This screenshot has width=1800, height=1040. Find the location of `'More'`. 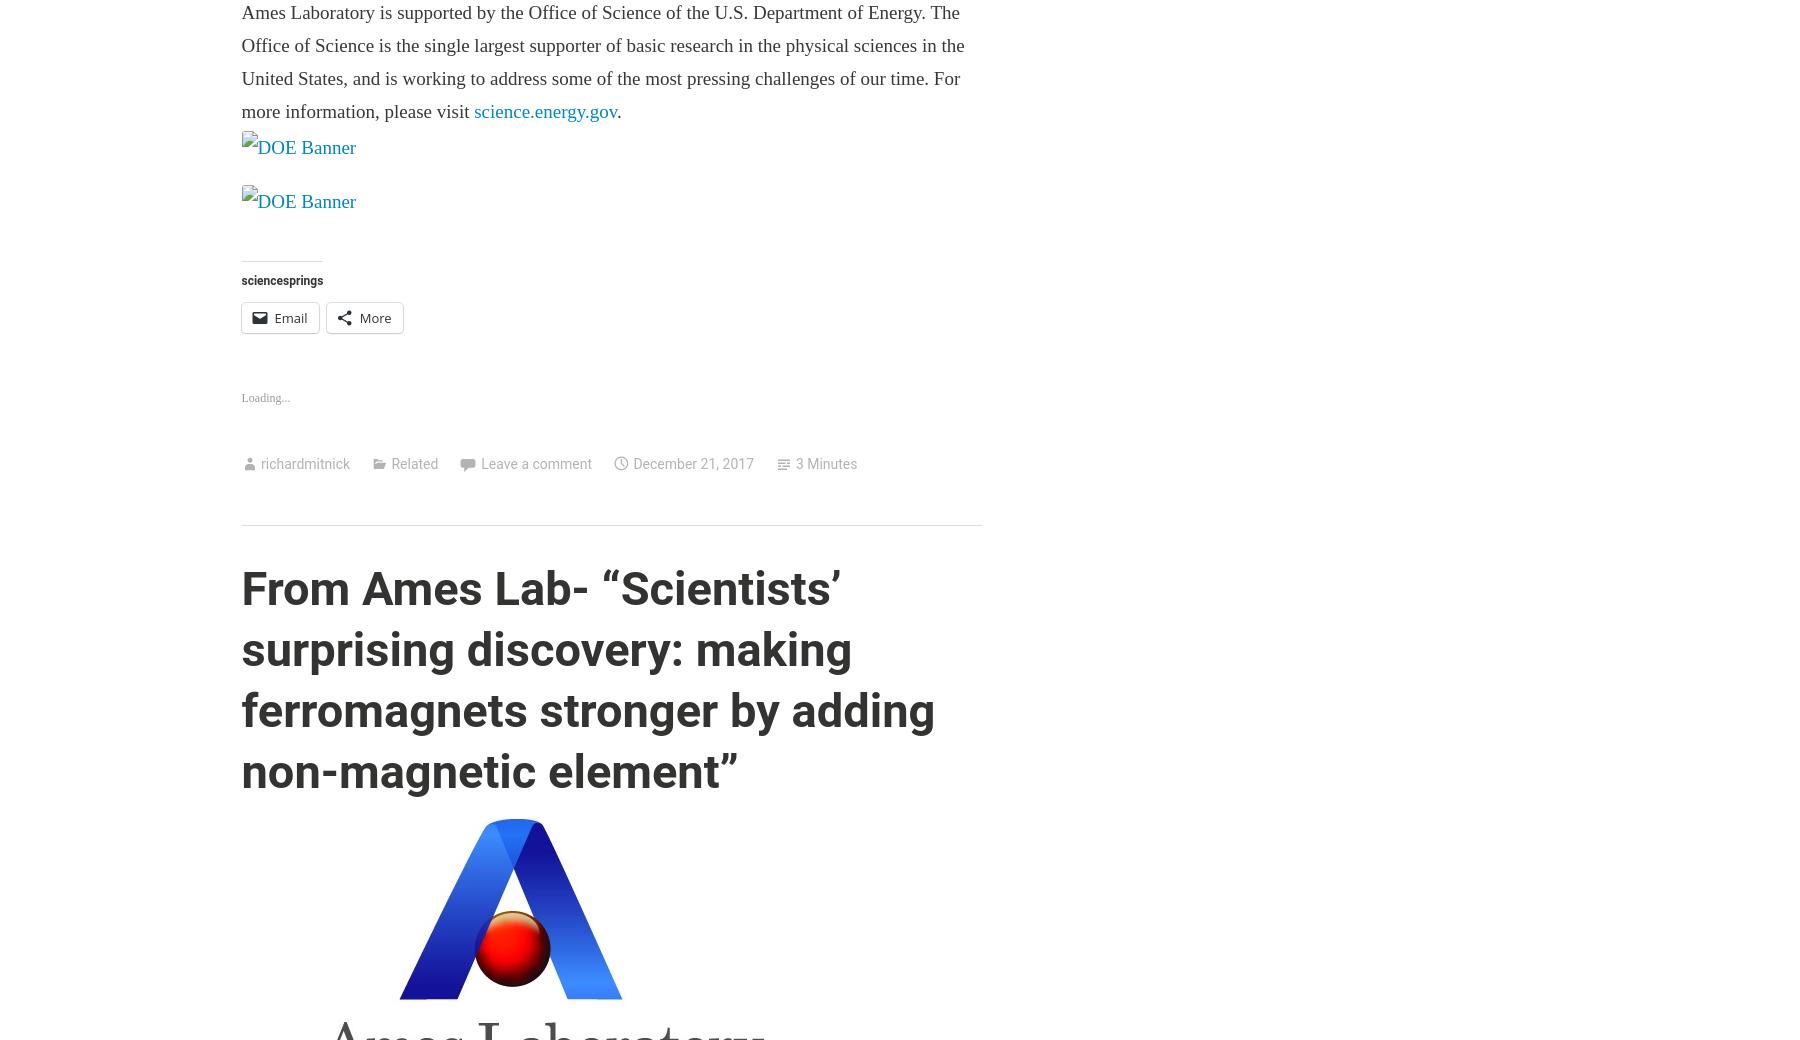

'More' is located at coordinates (374, 317).